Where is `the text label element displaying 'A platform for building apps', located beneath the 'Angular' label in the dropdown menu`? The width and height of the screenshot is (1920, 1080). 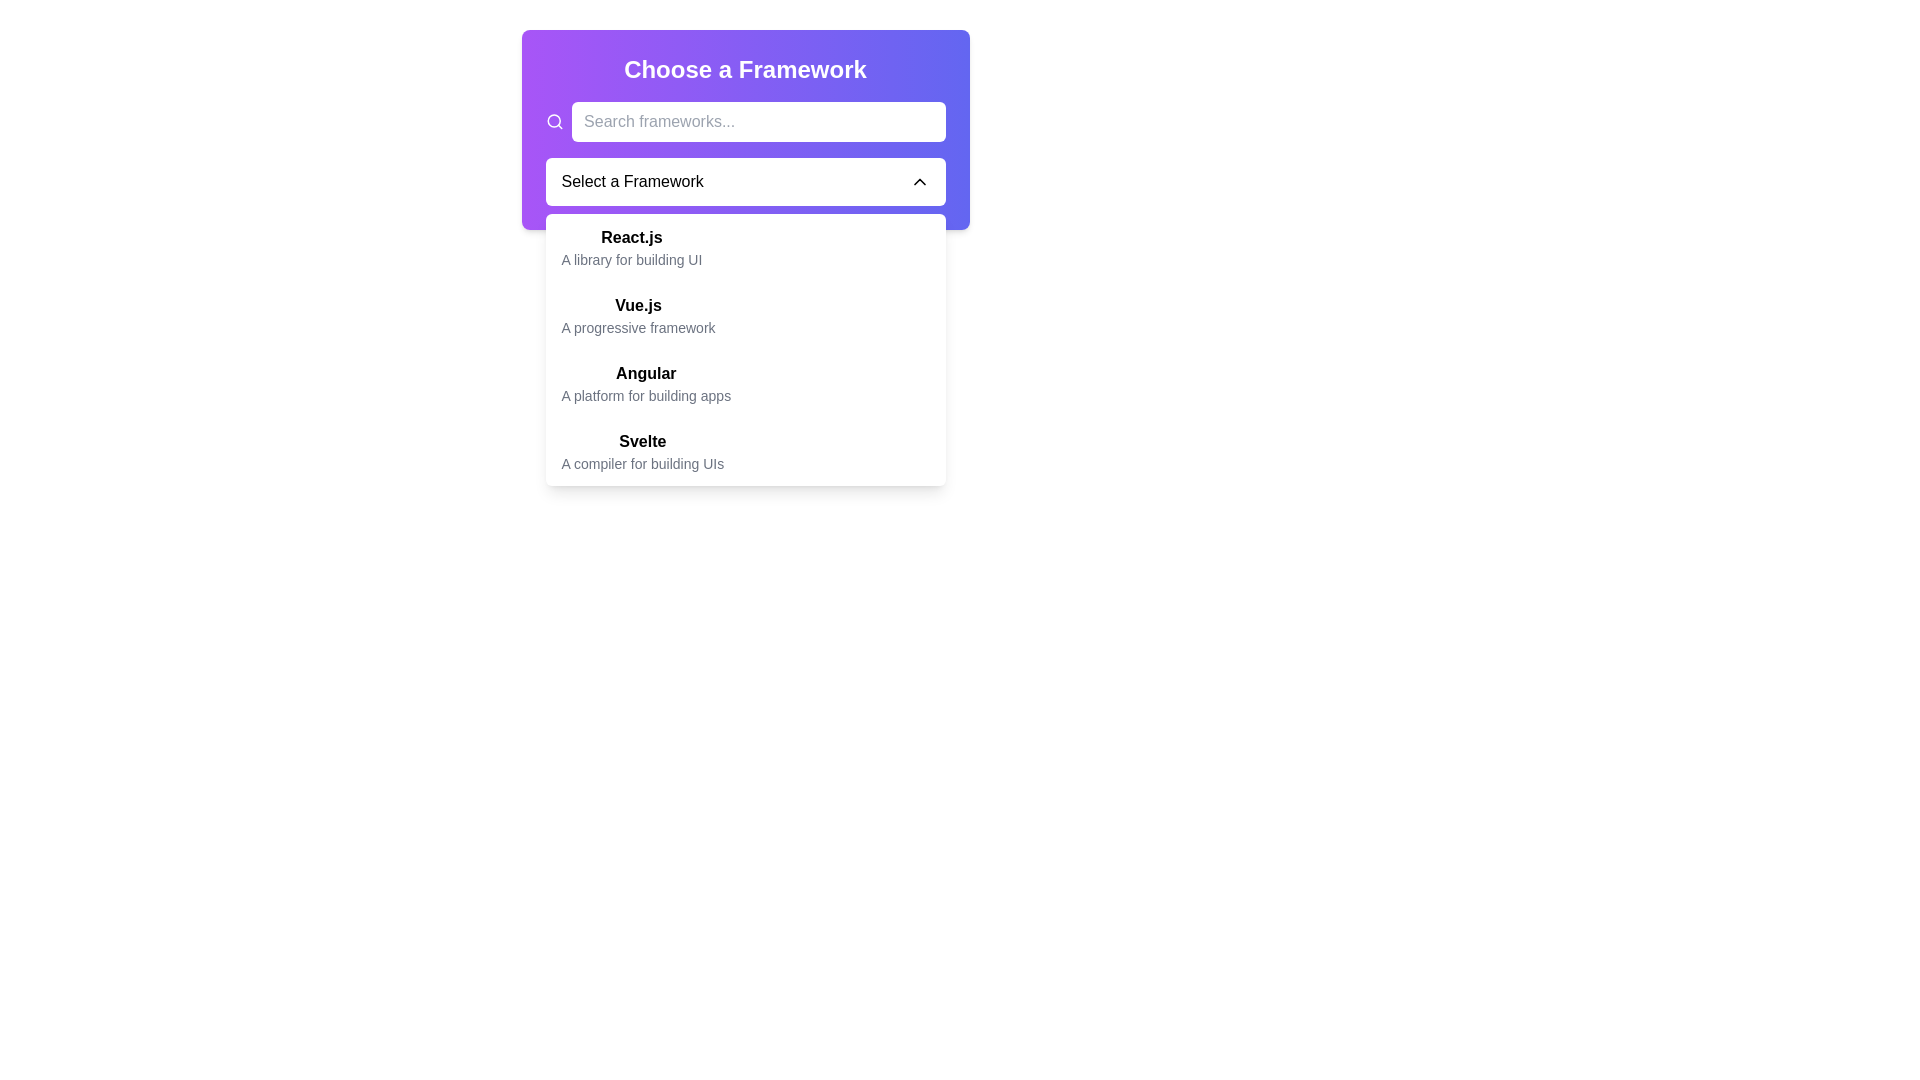
the text label element displaying 'A platform for building apps', located beneath the 'Angular' label in the dropdown menu is located at coordinates (646, 396).